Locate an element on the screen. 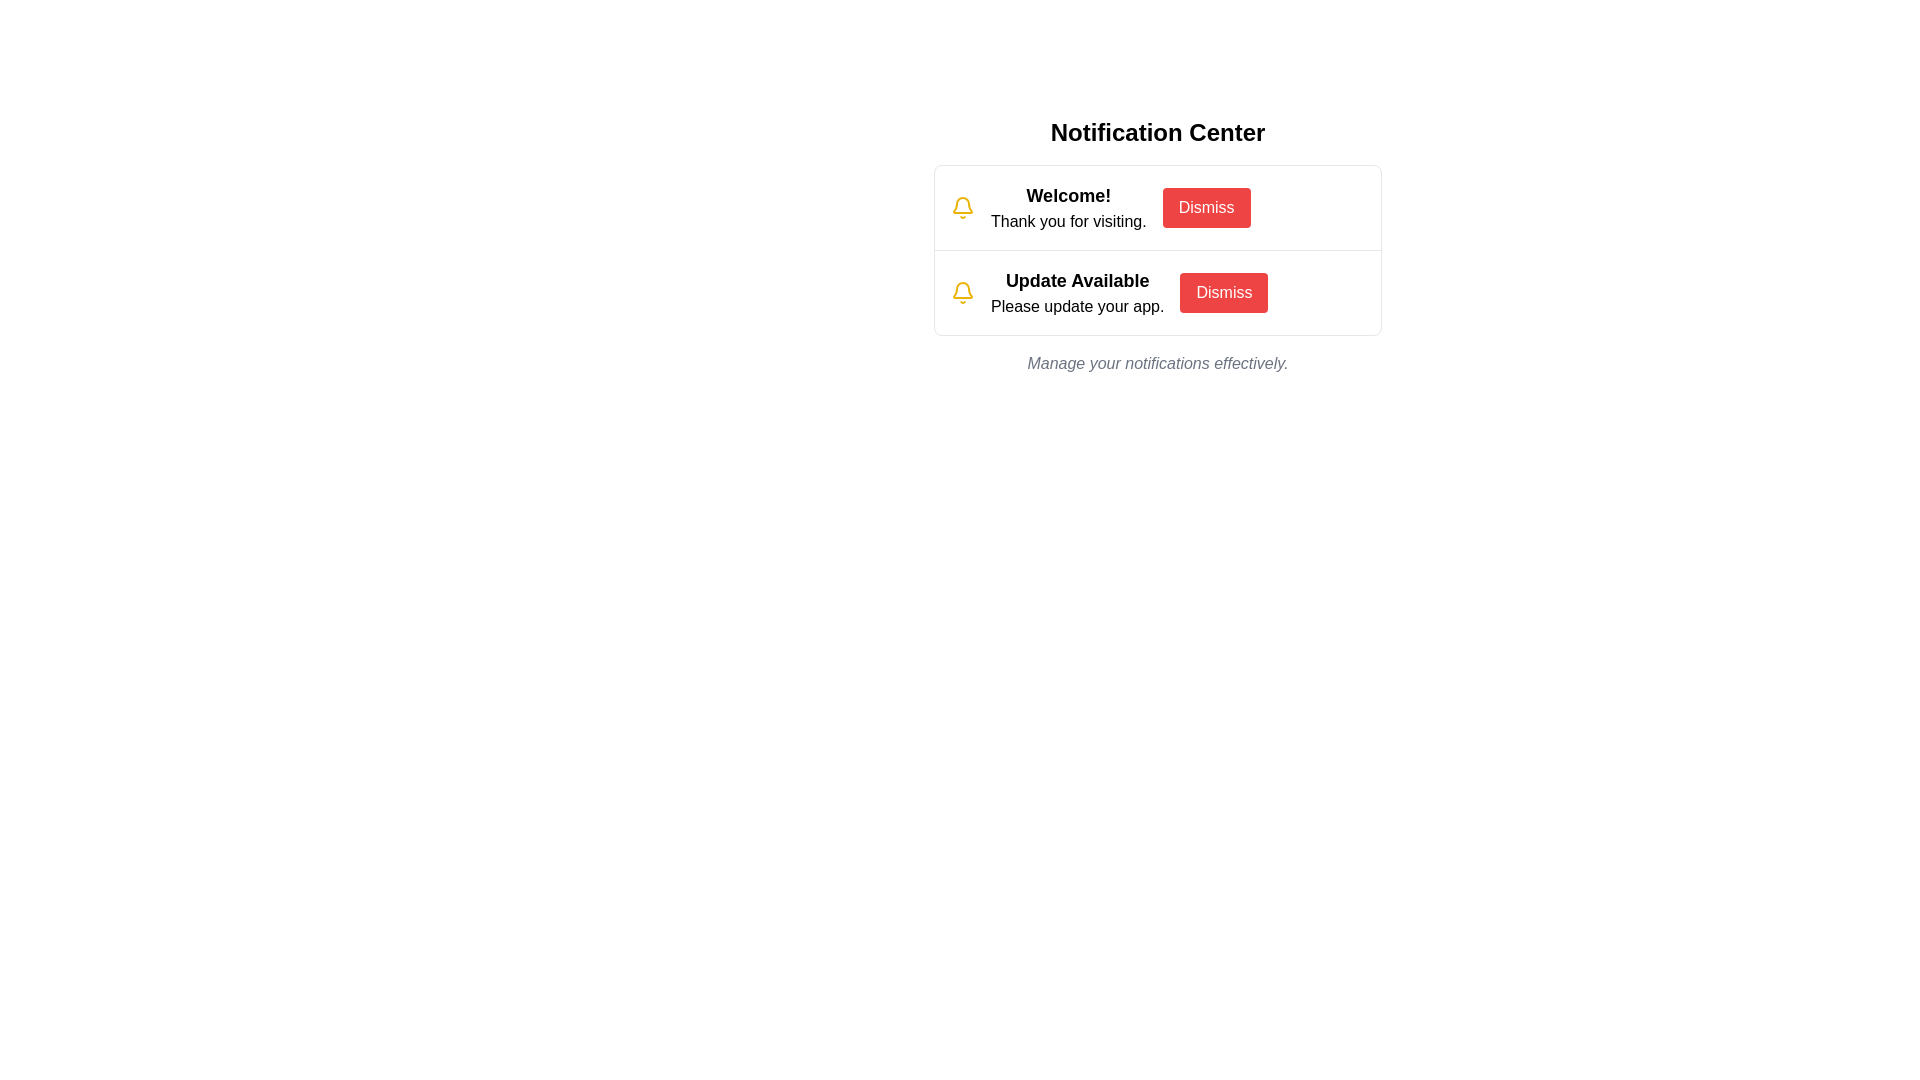  the notification icon that represents alerts or messages associated with the 'Welcome!' text, located in the notification center is located at coordinates (963, 208).